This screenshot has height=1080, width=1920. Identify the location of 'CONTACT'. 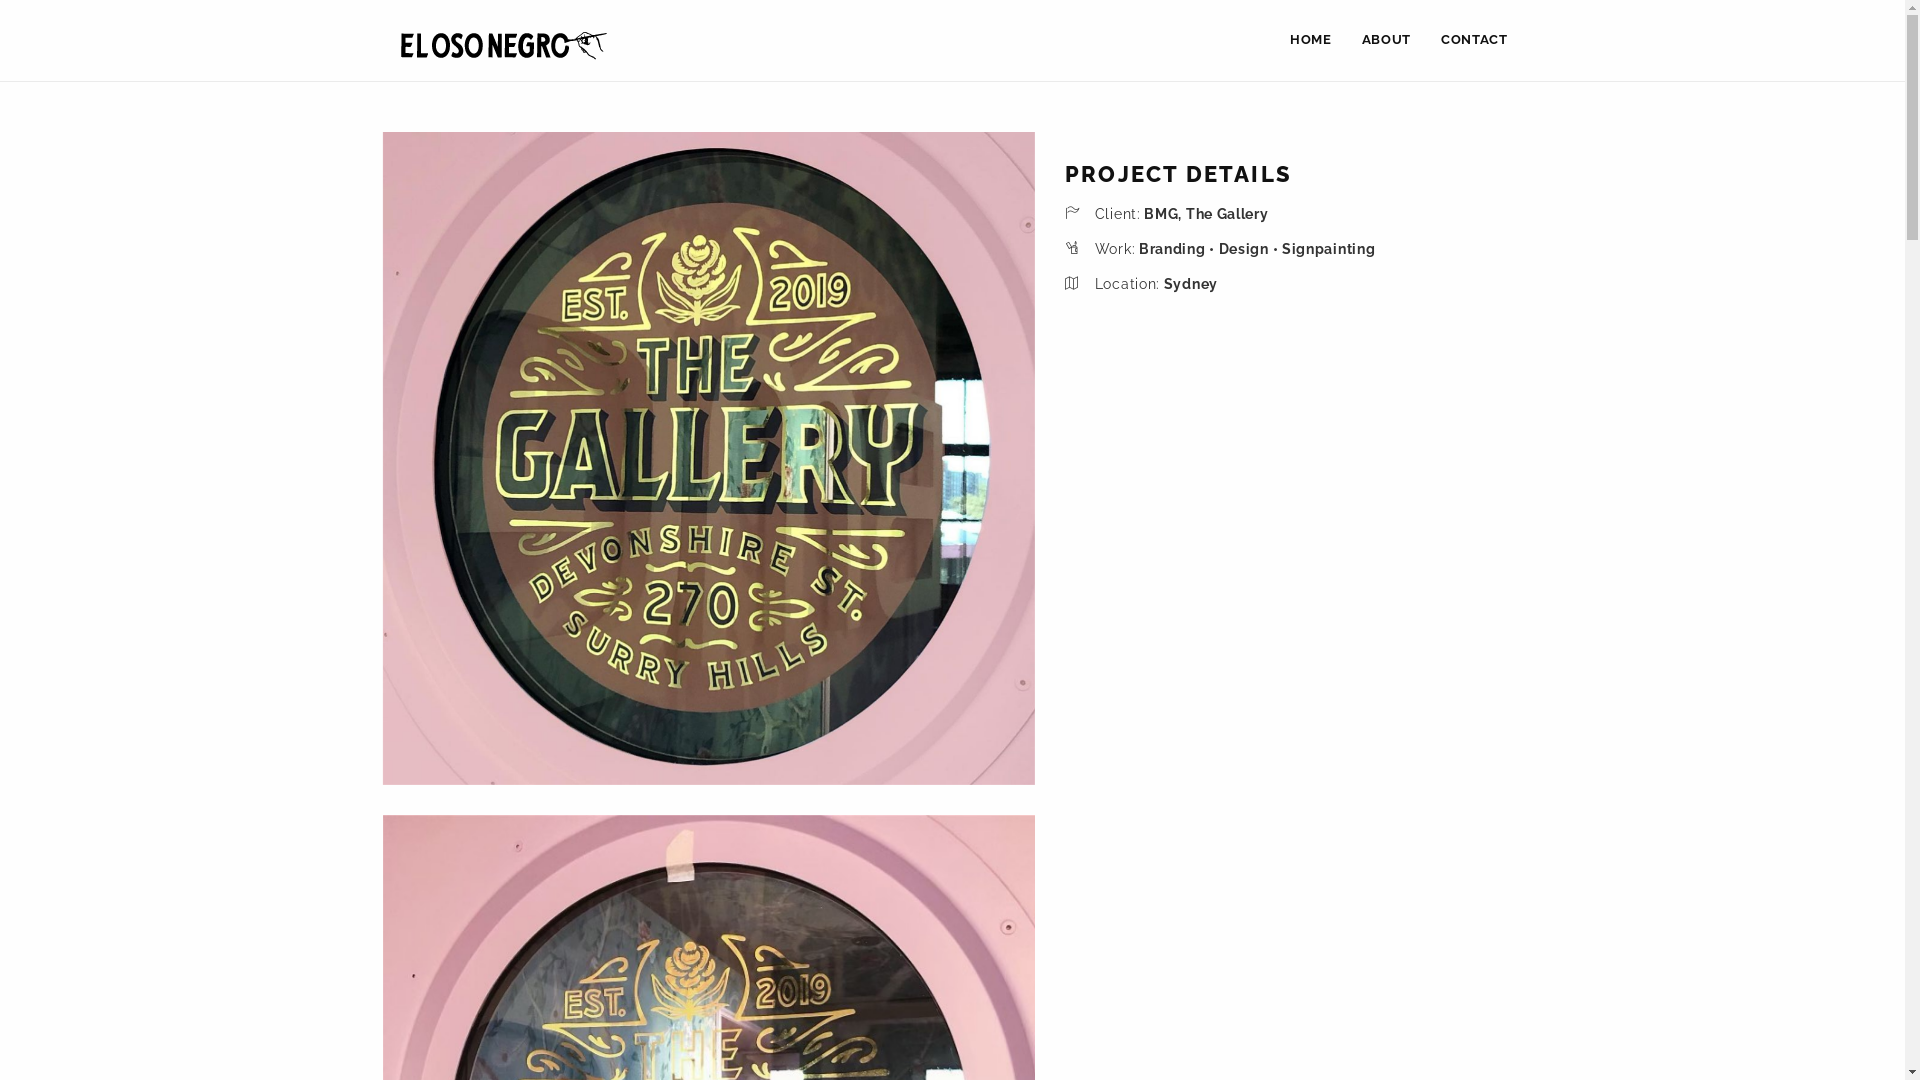
(1474, 39).